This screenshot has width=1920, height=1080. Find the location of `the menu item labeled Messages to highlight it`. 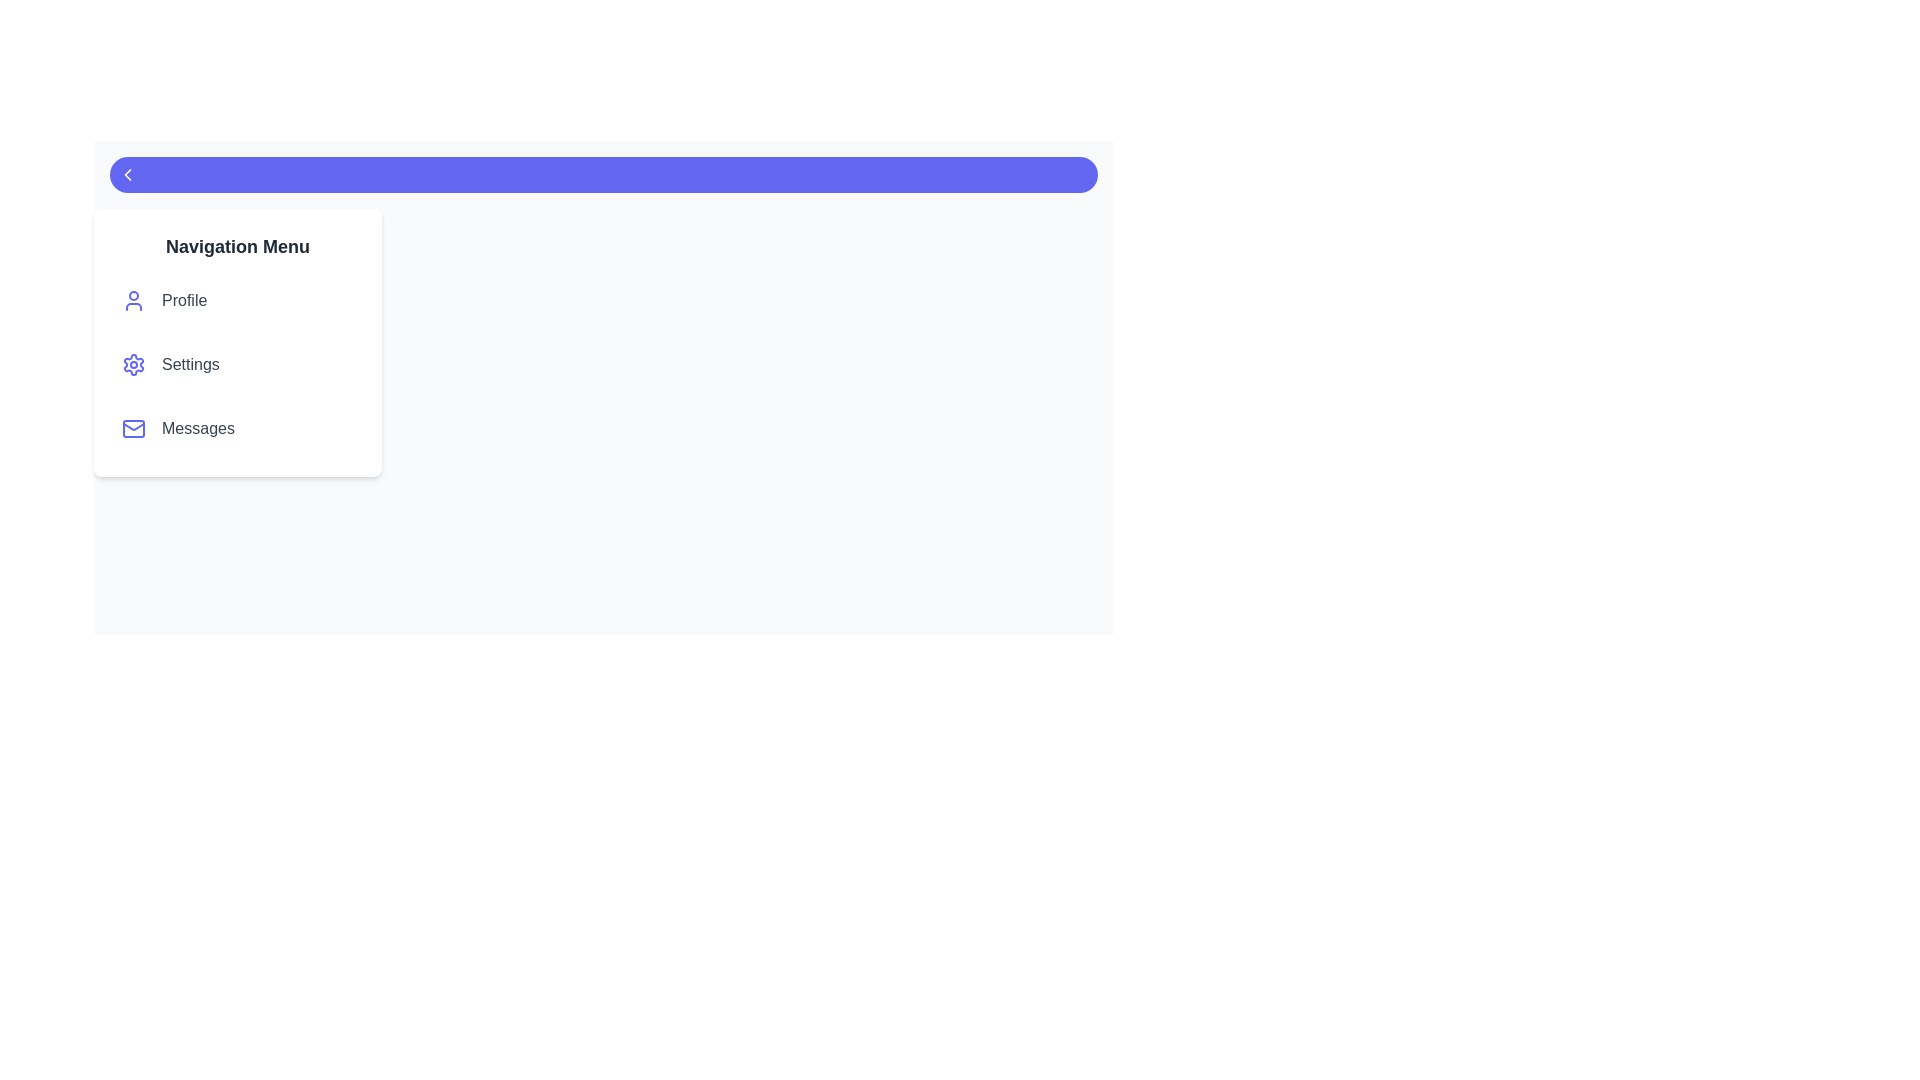

the menu item labeled Messages to highlight it is located at coordinates (238, 427).